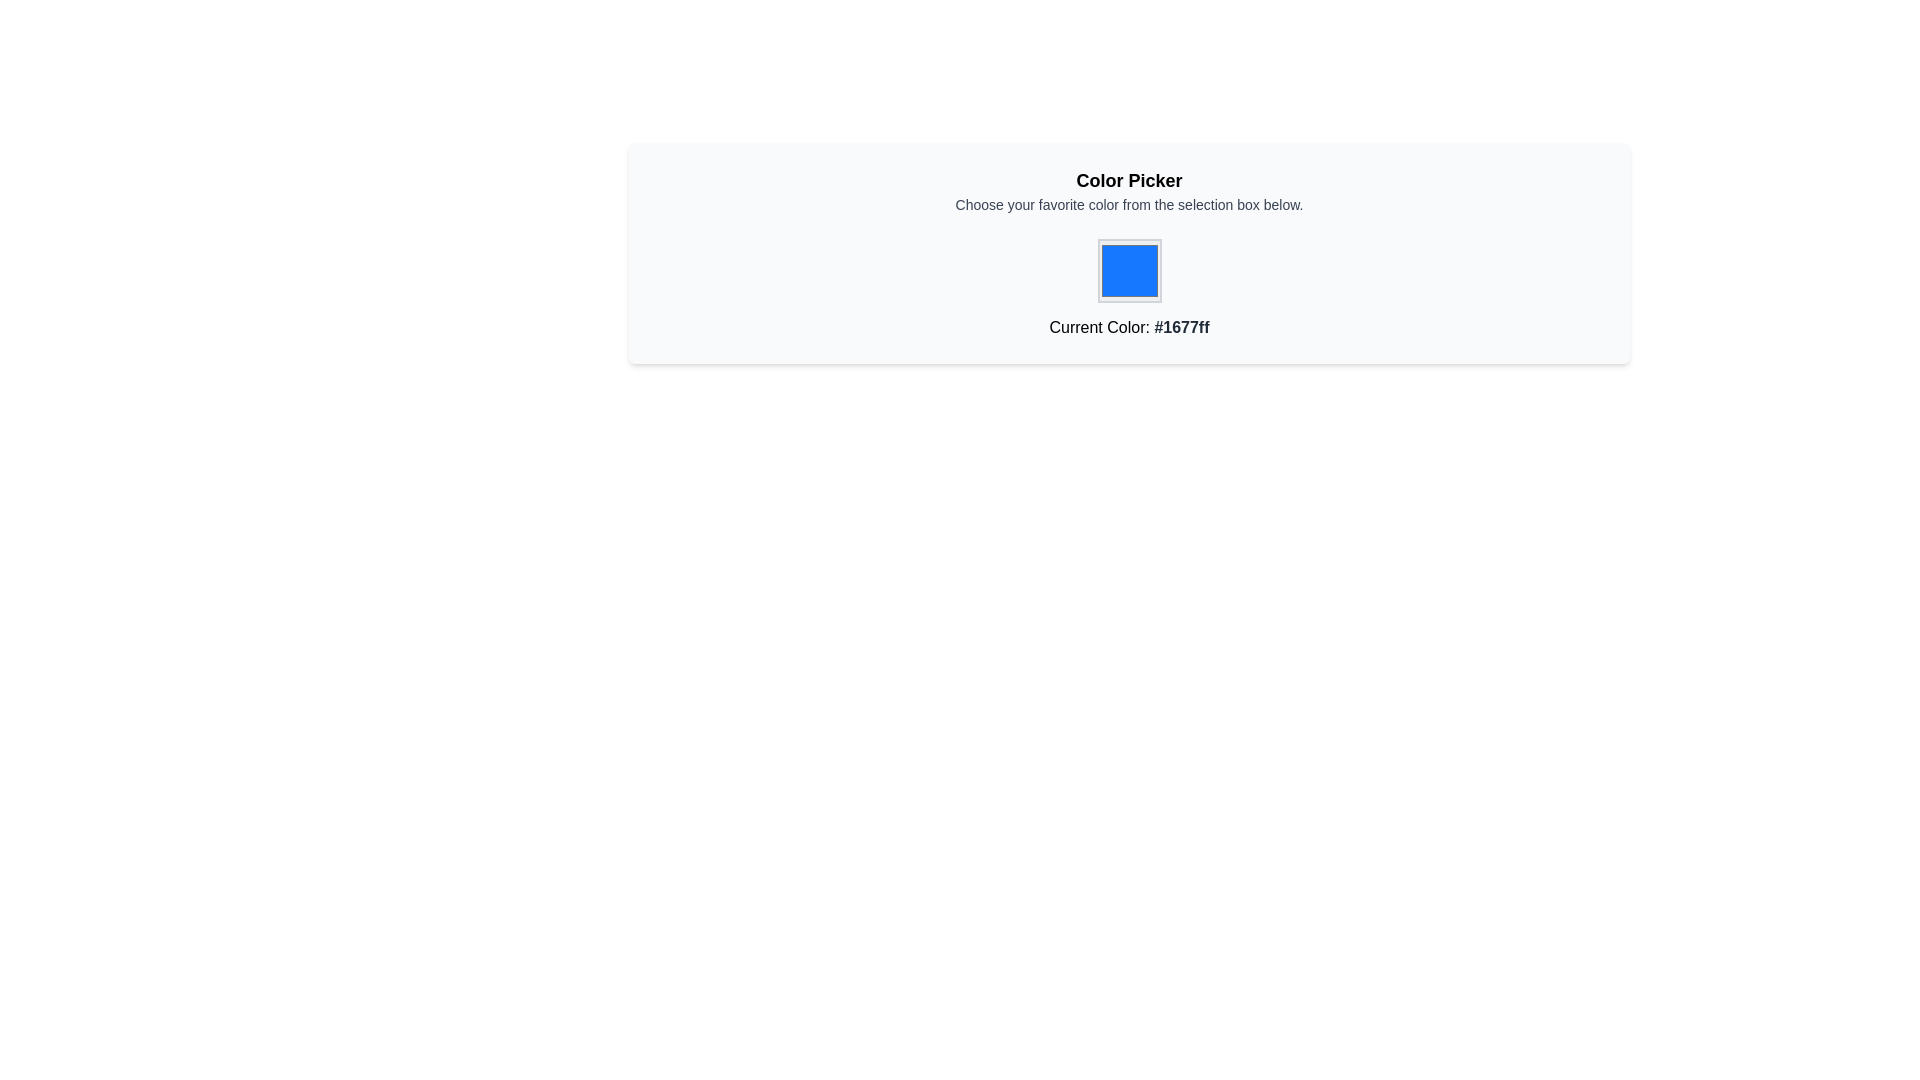 The image size is (1920, 1080). I want to click on the Color display box which shows the currently selected color (blue) in the color picker interface, so click(1129, 289).